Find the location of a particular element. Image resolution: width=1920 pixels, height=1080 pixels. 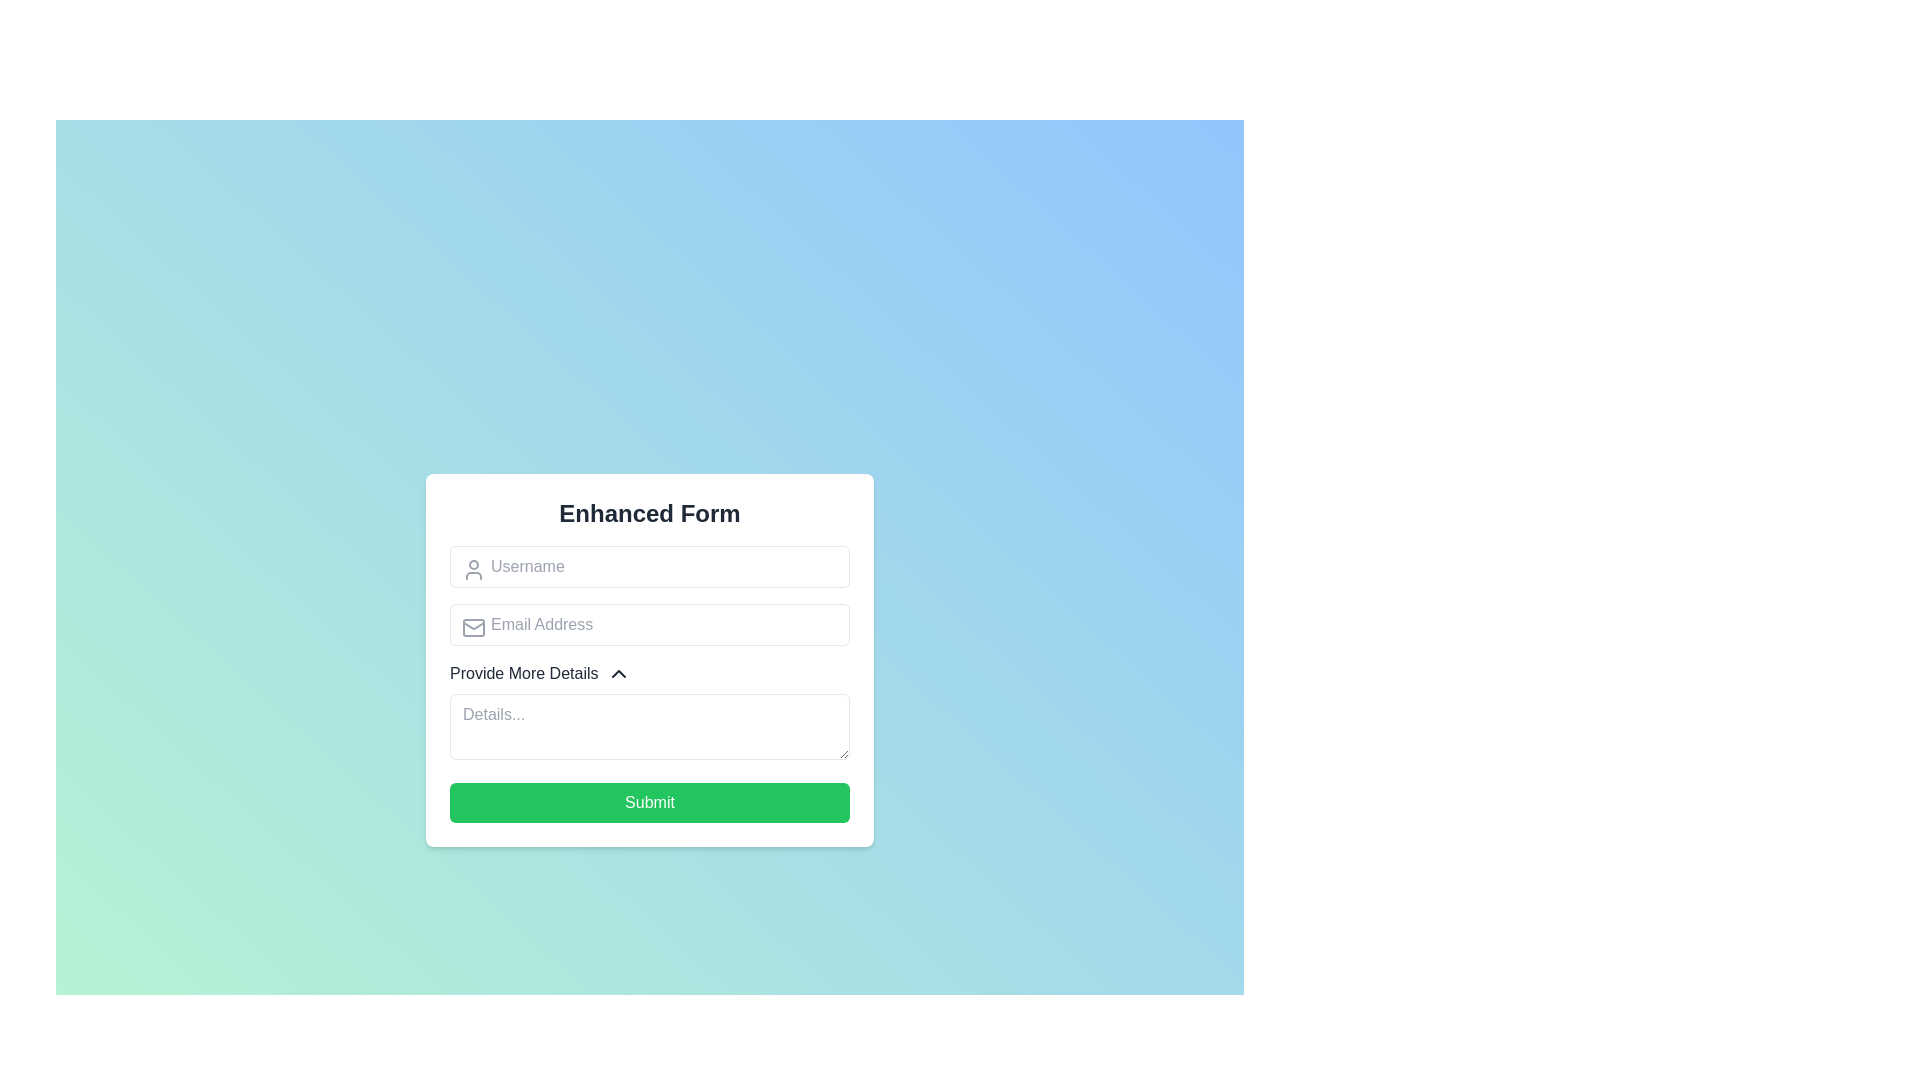

the toggle button located above the text area input labeled 'Details...' is located at coordinates (540, 673).